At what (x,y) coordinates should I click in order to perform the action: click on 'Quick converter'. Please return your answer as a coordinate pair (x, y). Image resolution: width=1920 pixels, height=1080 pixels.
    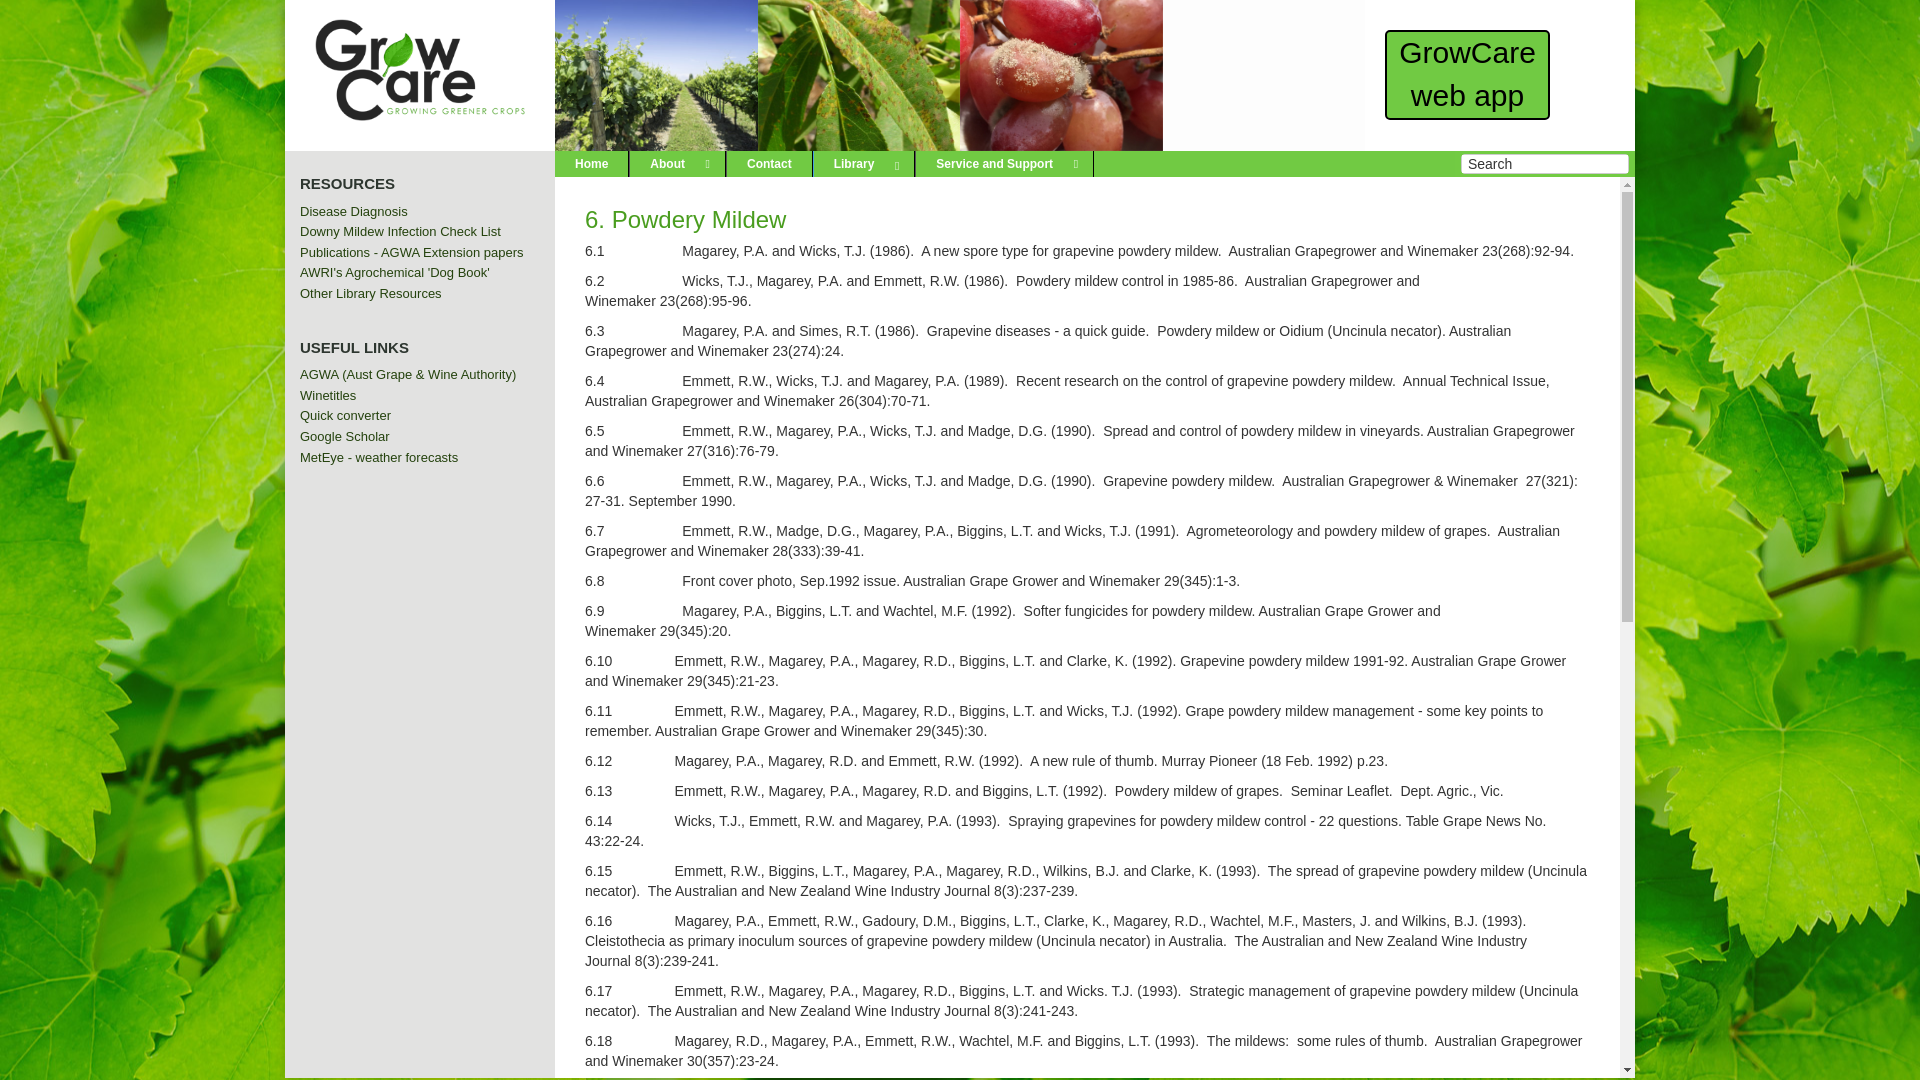
    Looking at the image, I should click on (345, 414).